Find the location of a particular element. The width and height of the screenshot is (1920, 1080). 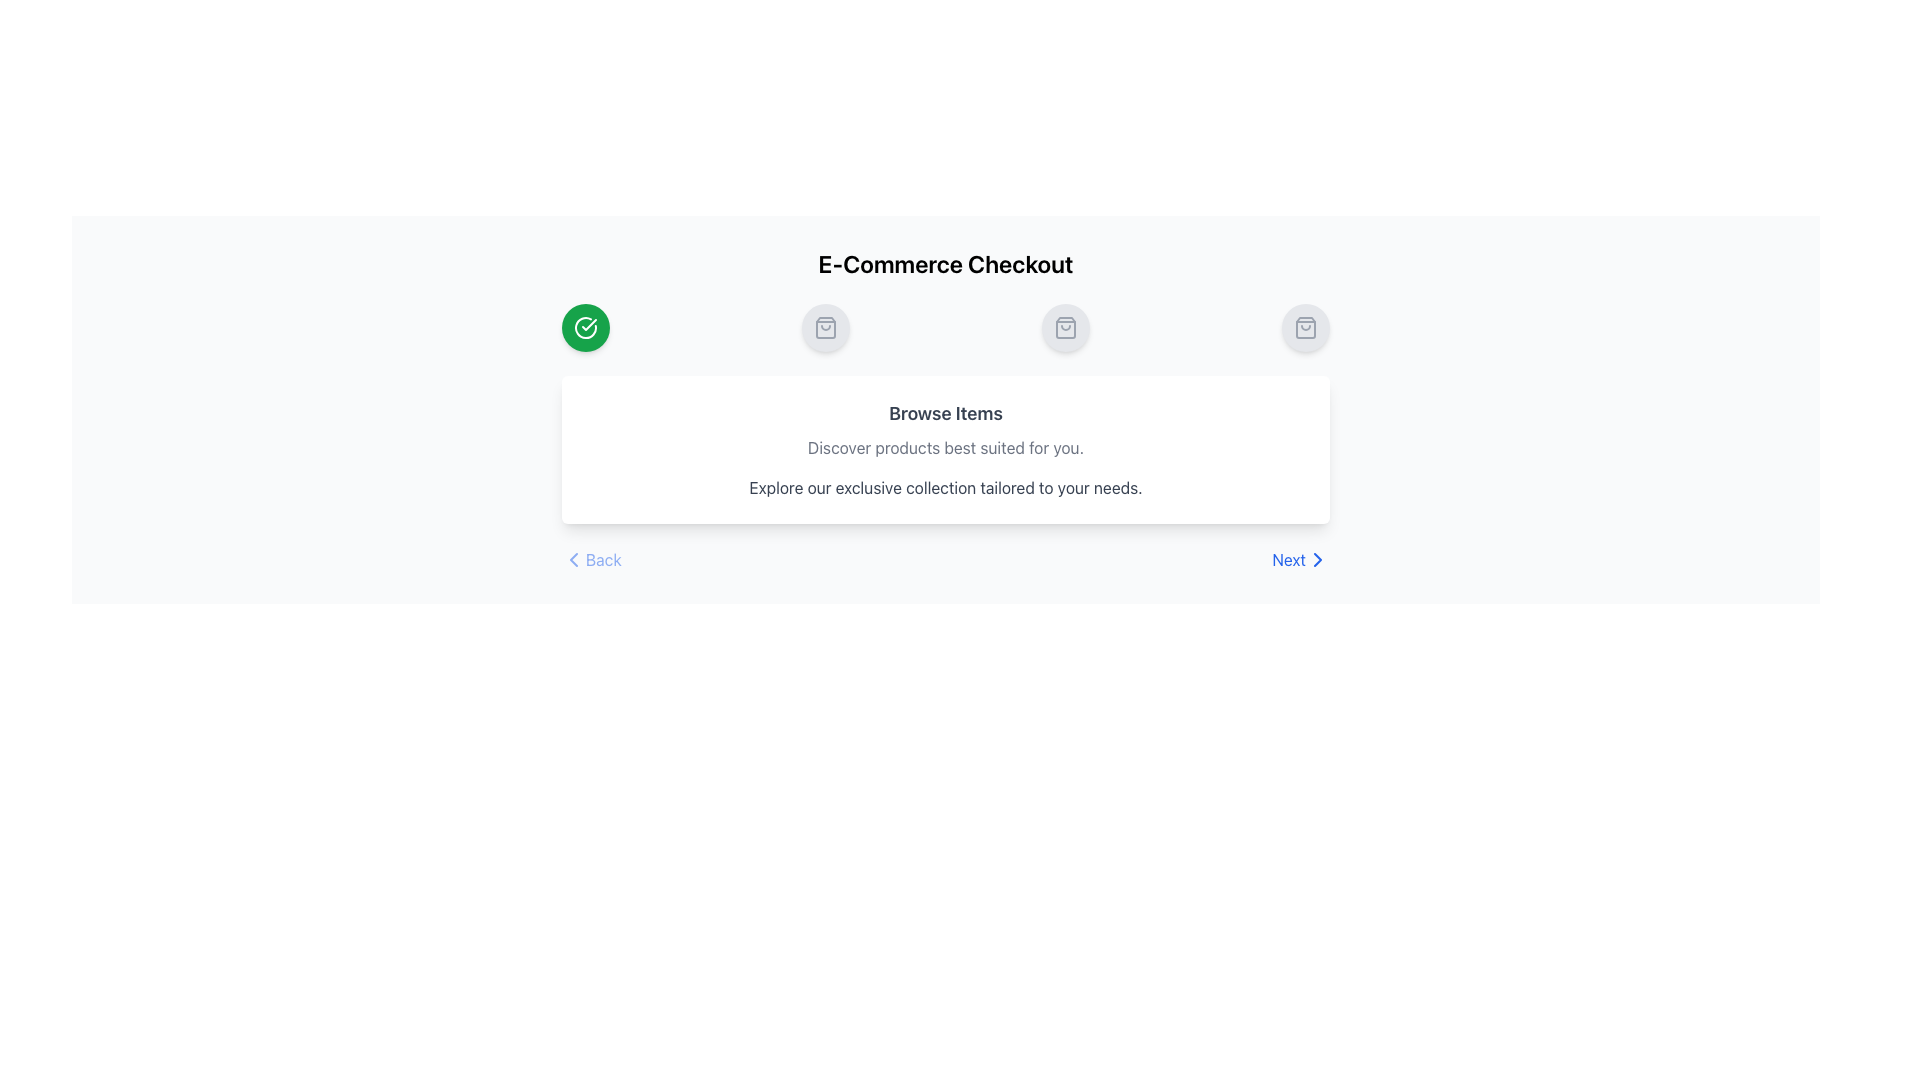

the 'Next' button located in the bottom-right section of the interface to observe its hover styling is located at coordinates (1301, 559).